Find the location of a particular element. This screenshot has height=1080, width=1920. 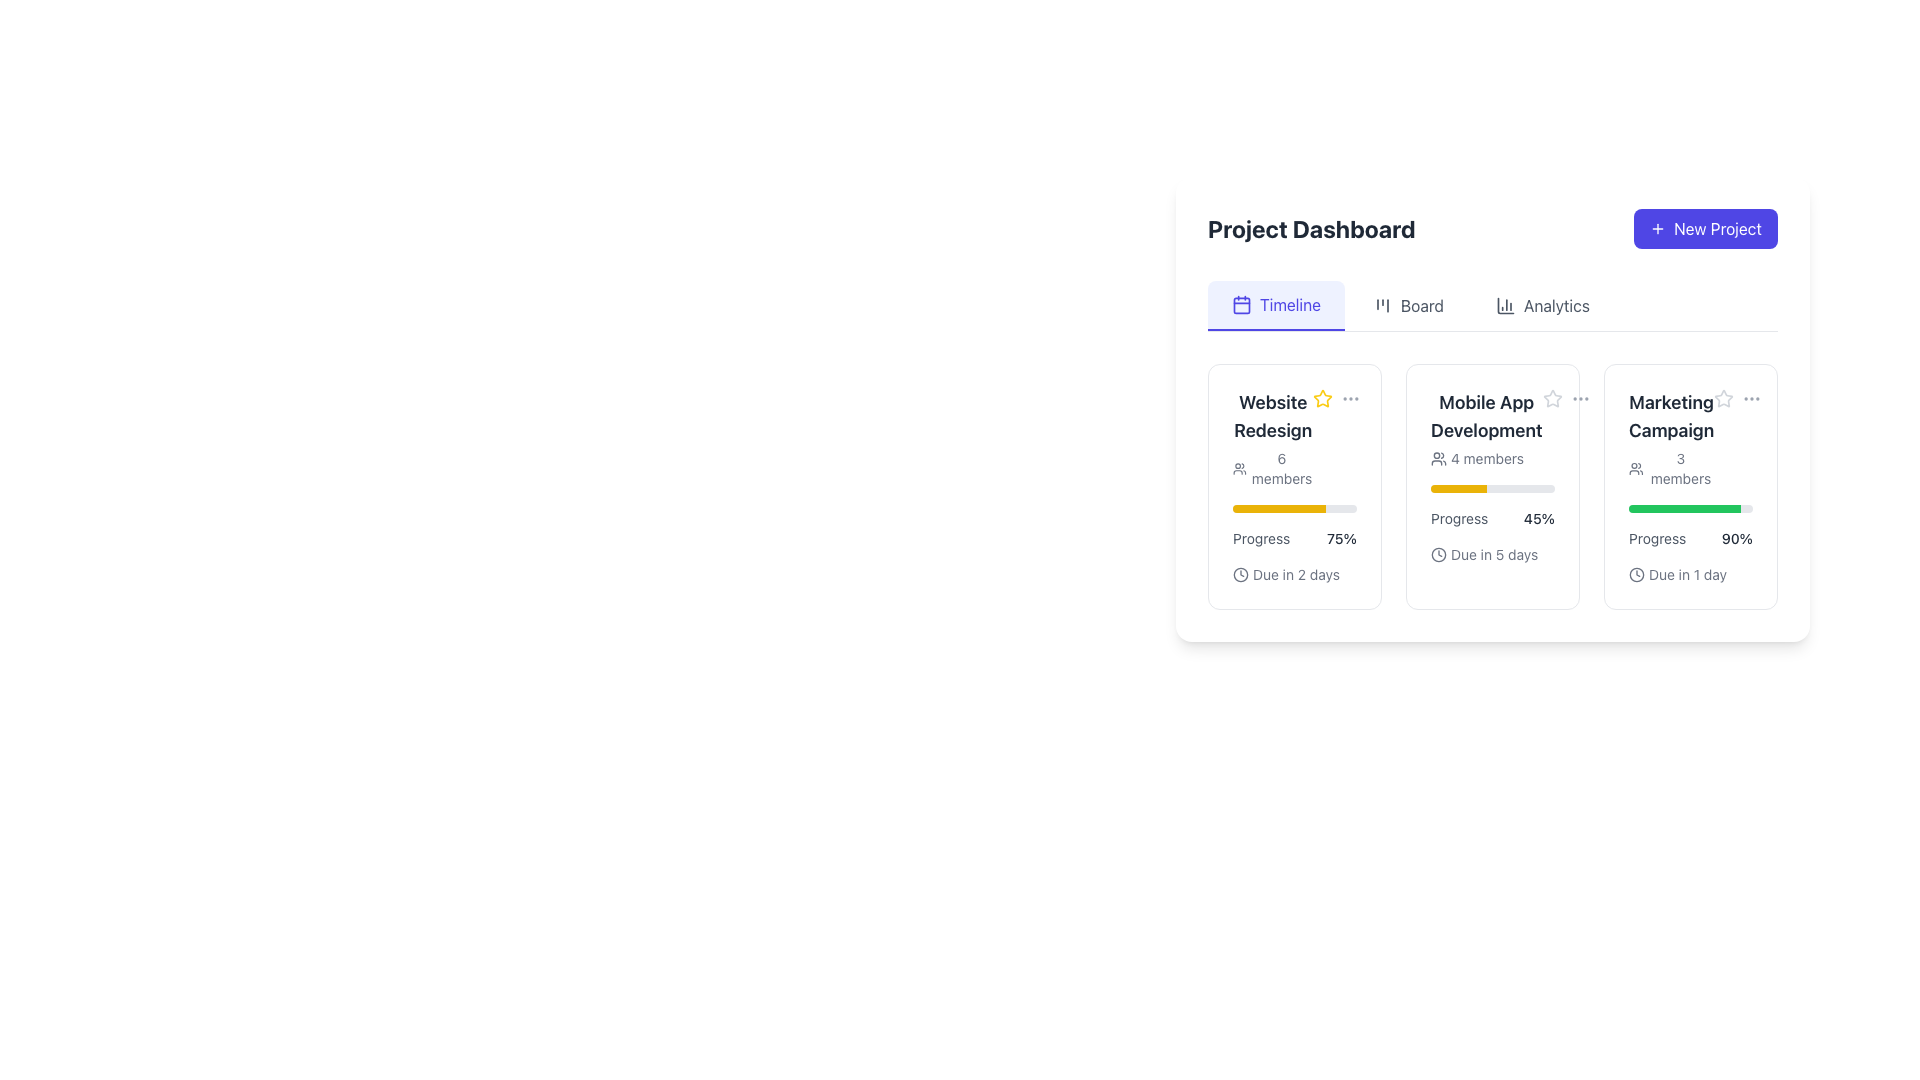

the text element displaying '3 members' with an accompanying user icon, located below the 'Marketing Campaign' title is located at coordinates (1671, 469).